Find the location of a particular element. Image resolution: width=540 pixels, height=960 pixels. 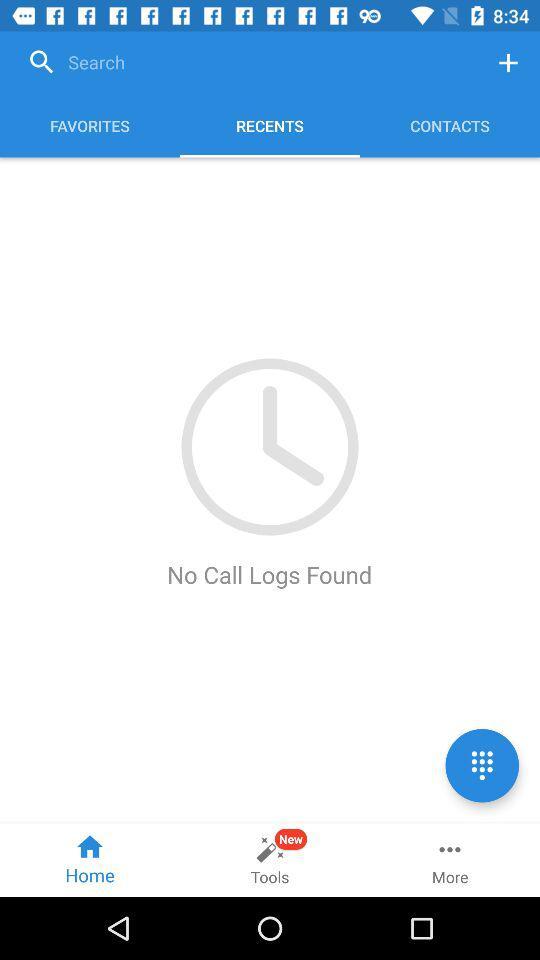

the  tools icon is located at coordinates (270, 859).